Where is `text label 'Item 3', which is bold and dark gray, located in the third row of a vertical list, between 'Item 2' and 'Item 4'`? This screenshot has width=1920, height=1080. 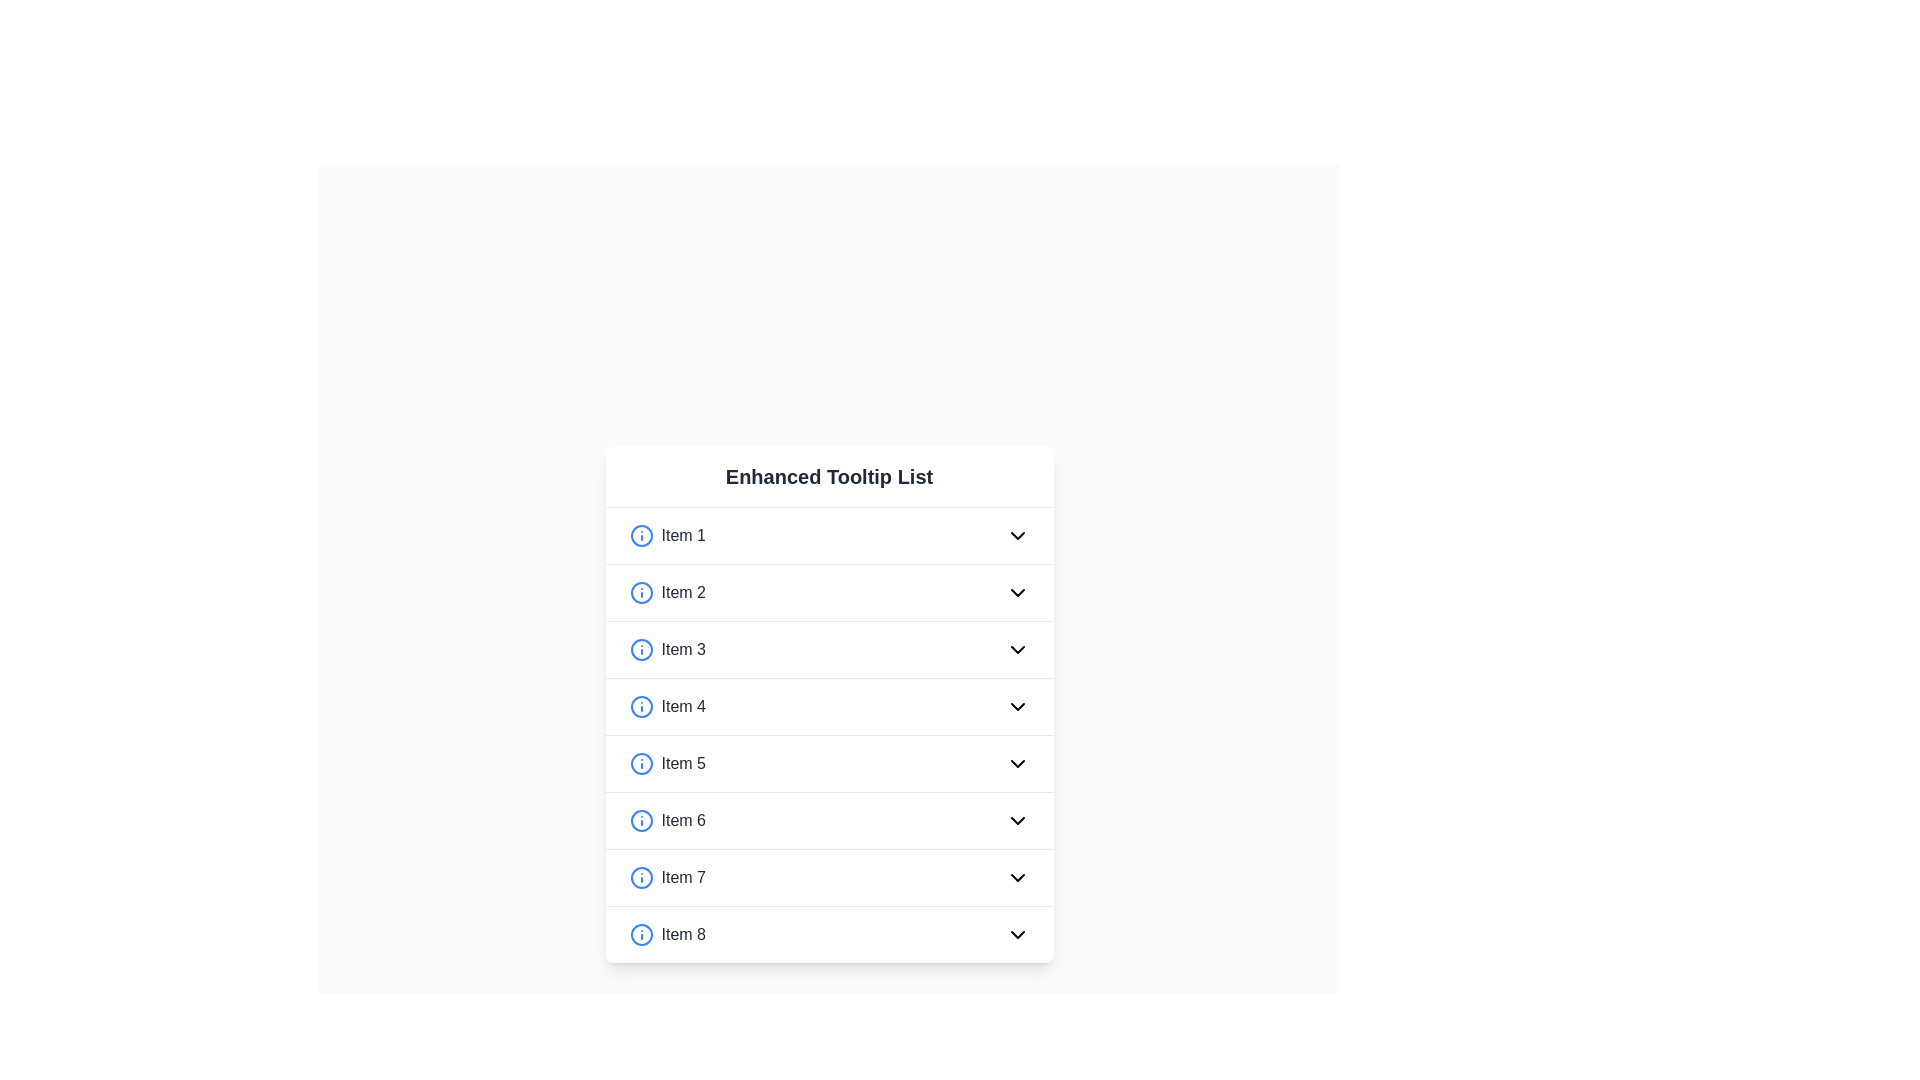 text label 'Item 3', which is bold and dark gray, located in the third row of a vertical list, between 'Item 2' and 'Item 4' is located at coordinates (683, 650).